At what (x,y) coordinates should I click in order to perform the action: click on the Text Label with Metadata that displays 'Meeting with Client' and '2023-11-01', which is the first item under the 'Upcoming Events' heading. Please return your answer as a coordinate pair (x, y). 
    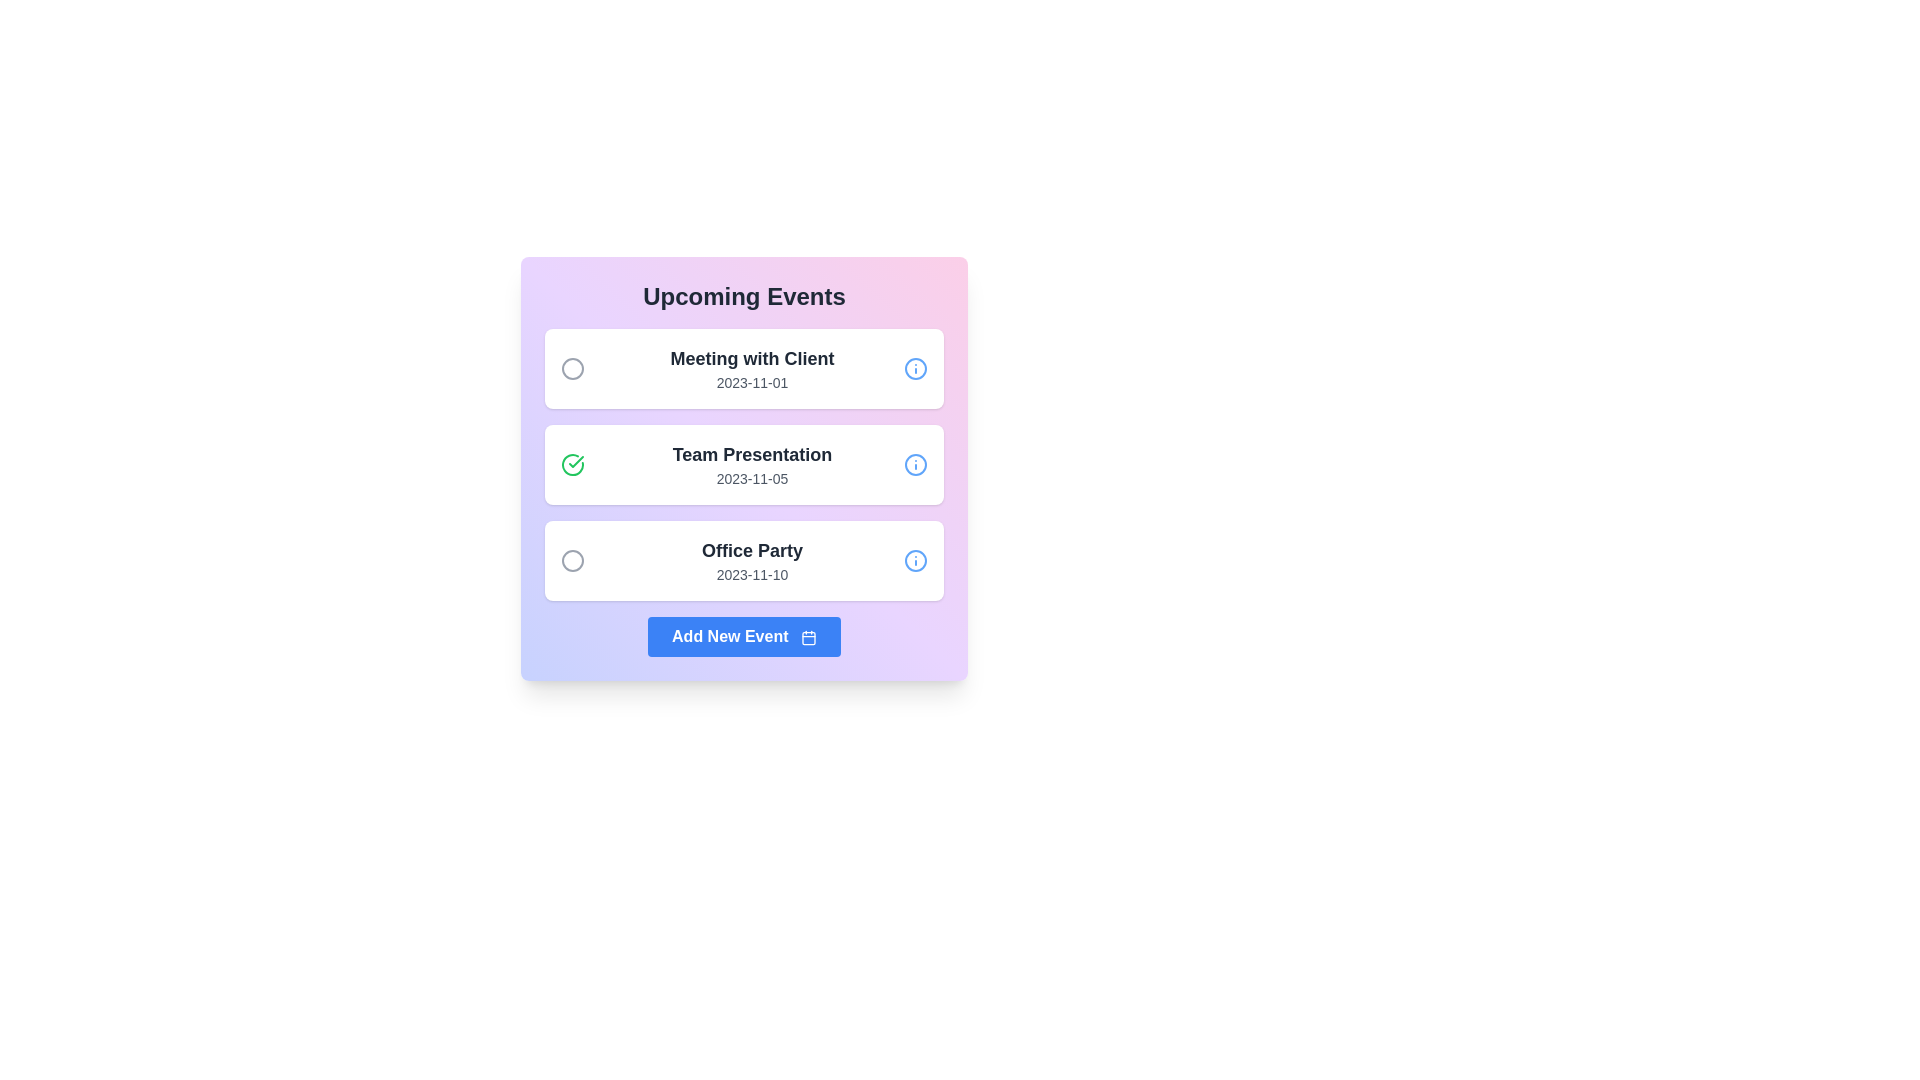
    Looking at the image, I should click on (751, 369).